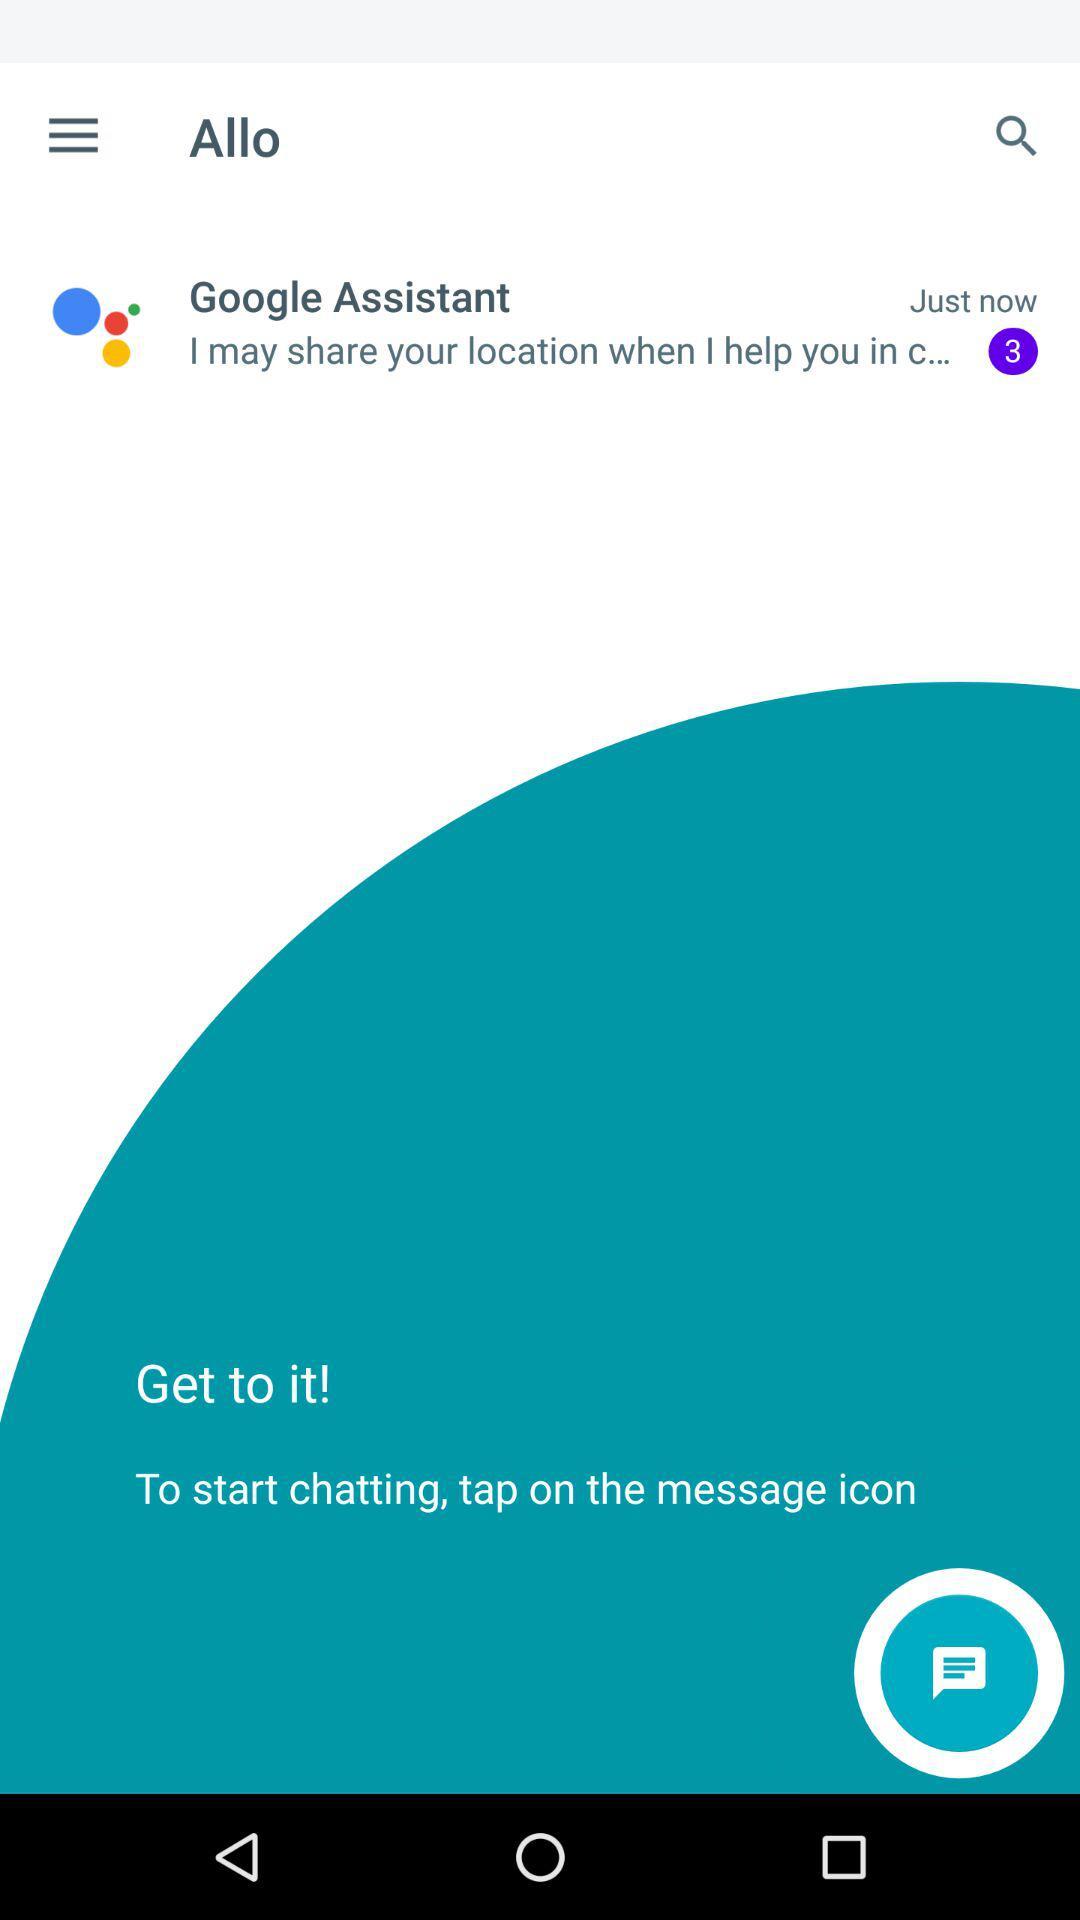  What do you see at coordinates (958, 1673) in the screenshot?
I see `the chat icon` at bounding box center [958, 1673].